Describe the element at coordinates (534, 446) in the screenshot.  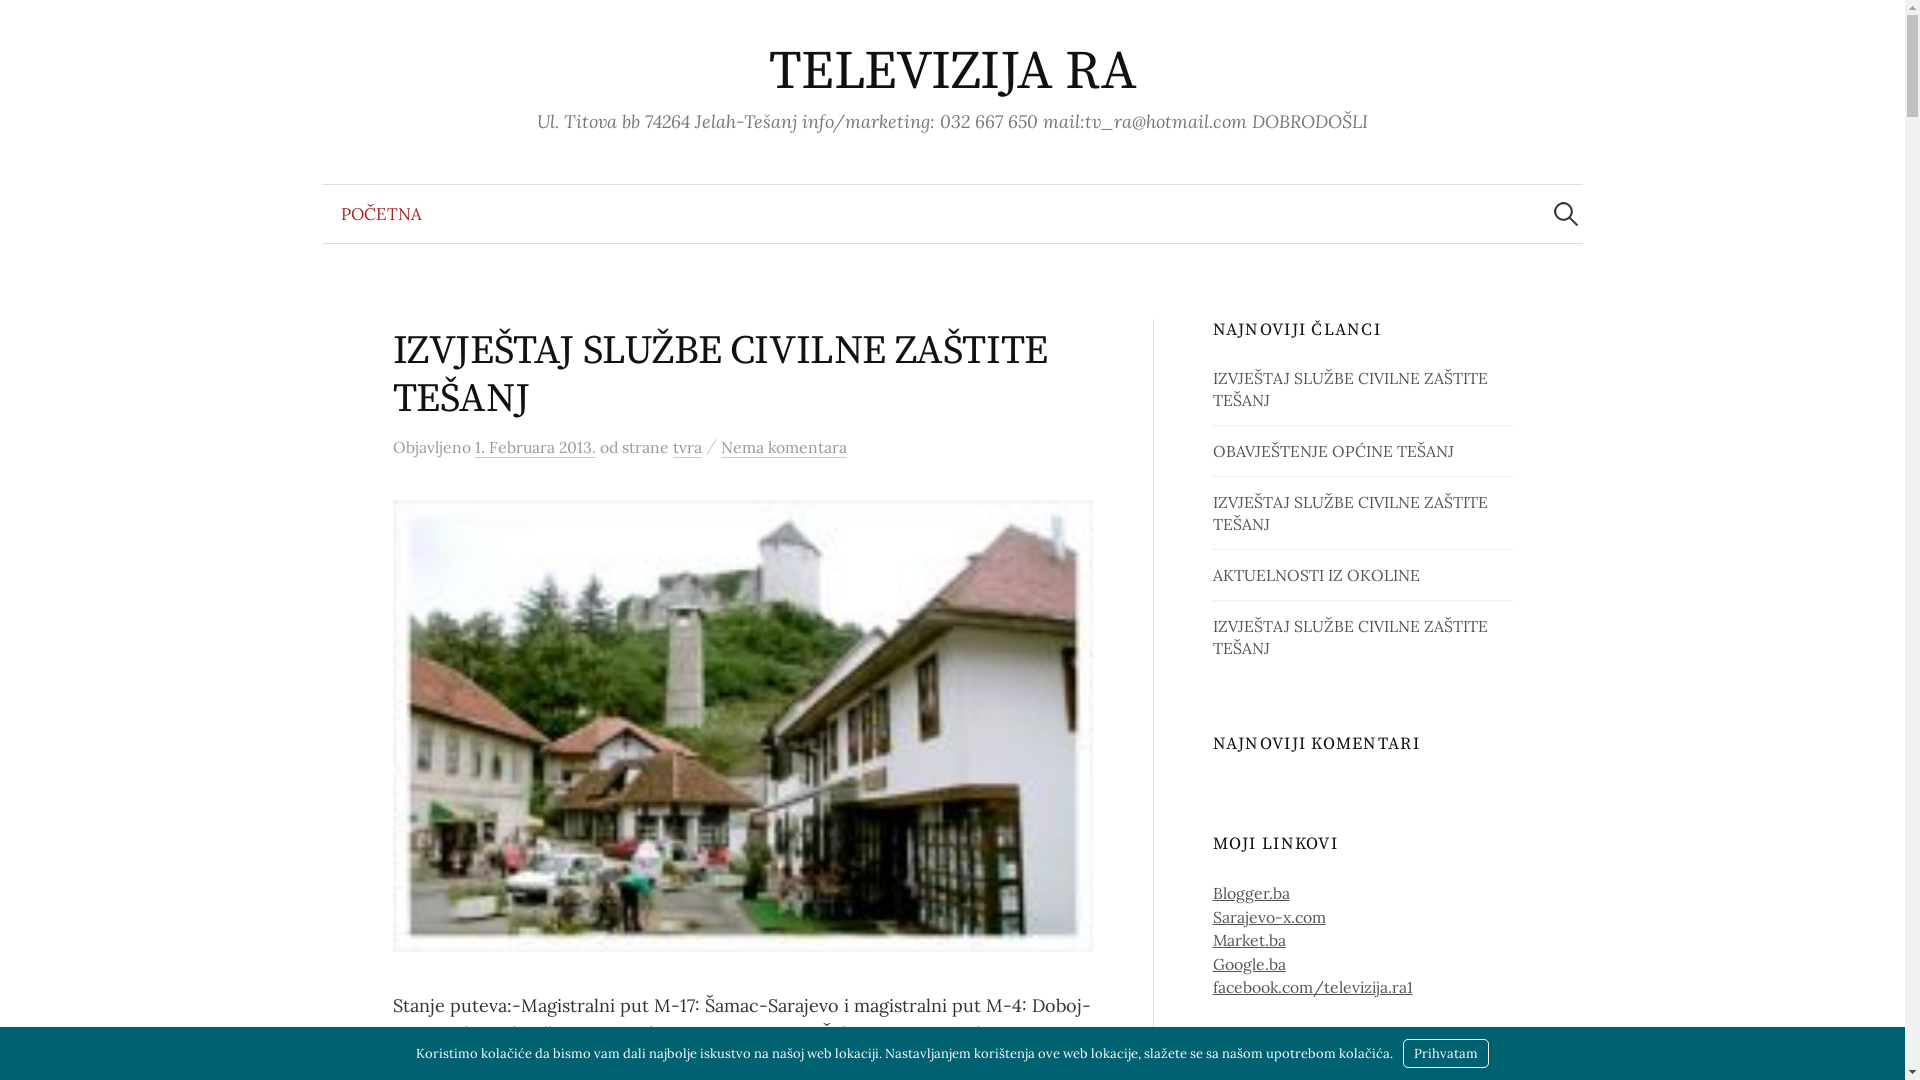
I see `'1. Februara 2013.'` at that location.